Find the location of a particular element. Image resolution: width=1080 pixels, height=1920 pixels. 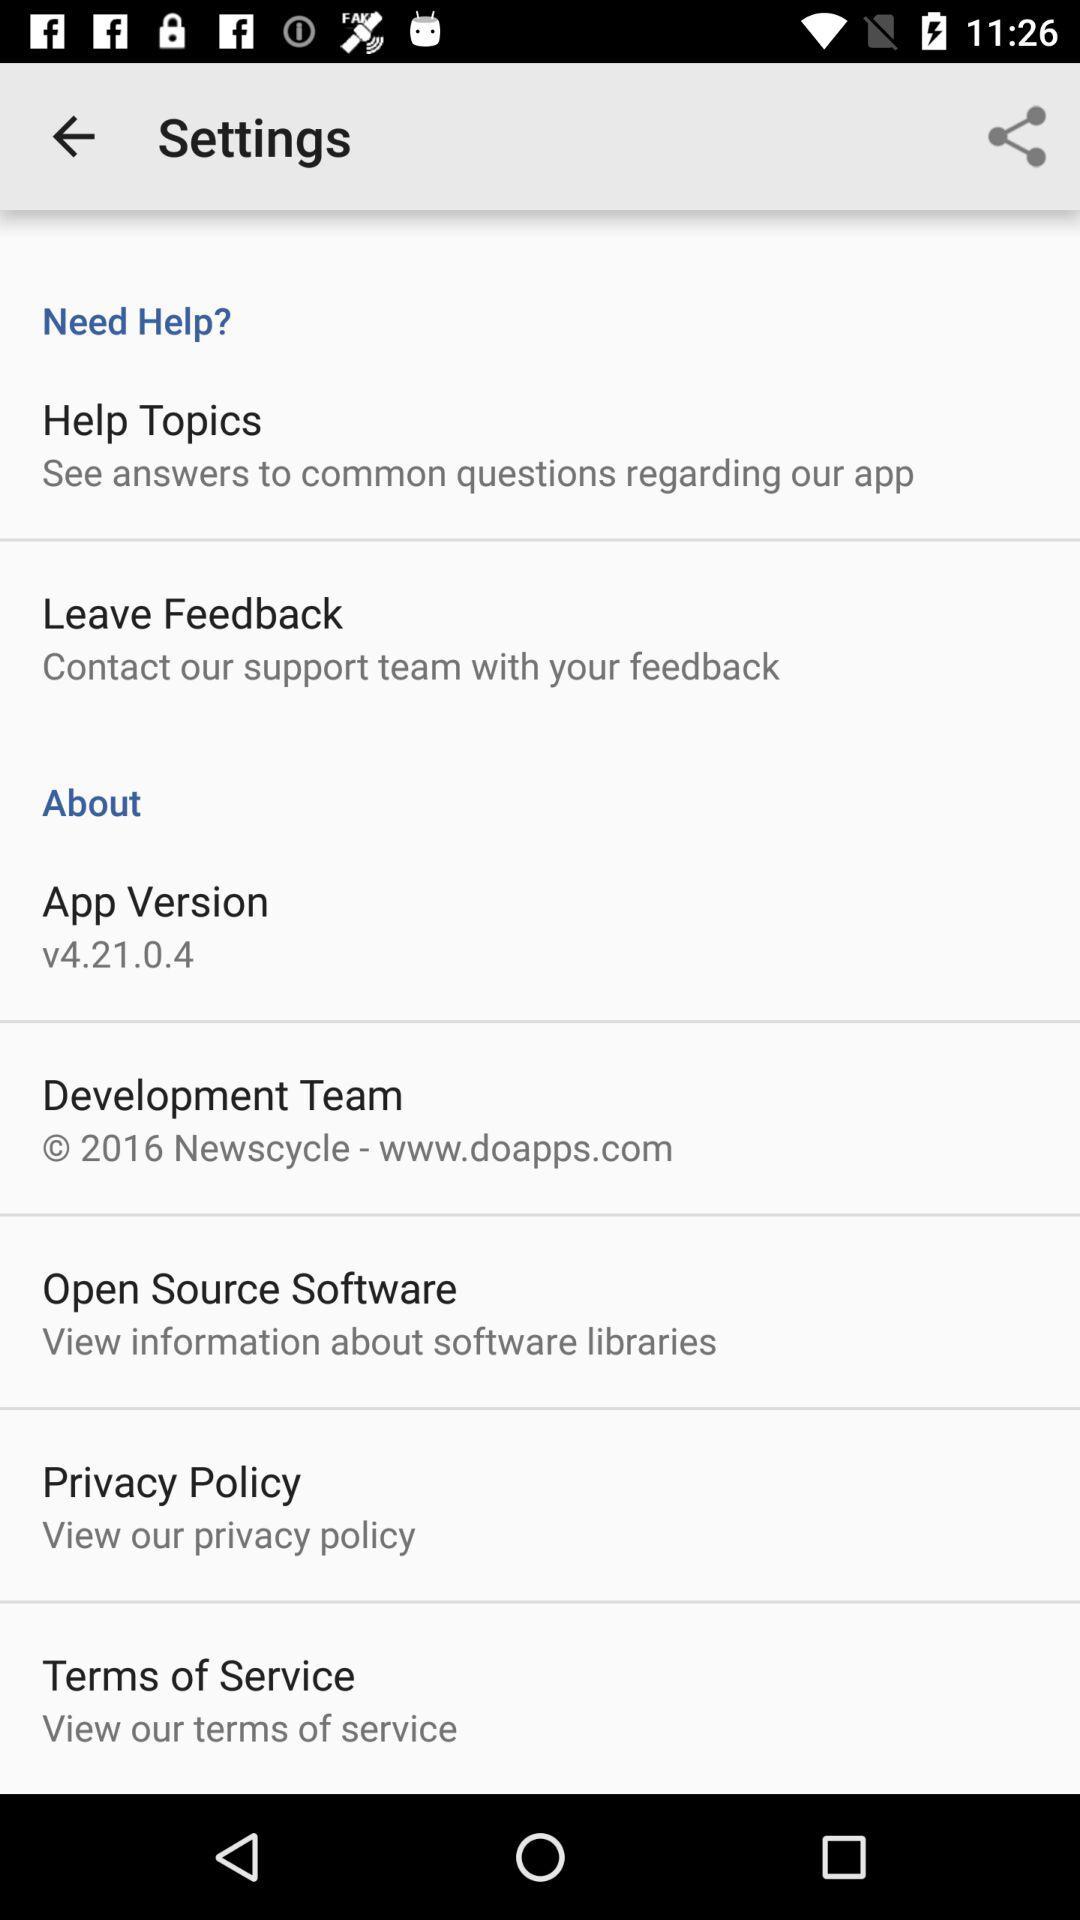

the app version icon is located at coordinates (154, 899).